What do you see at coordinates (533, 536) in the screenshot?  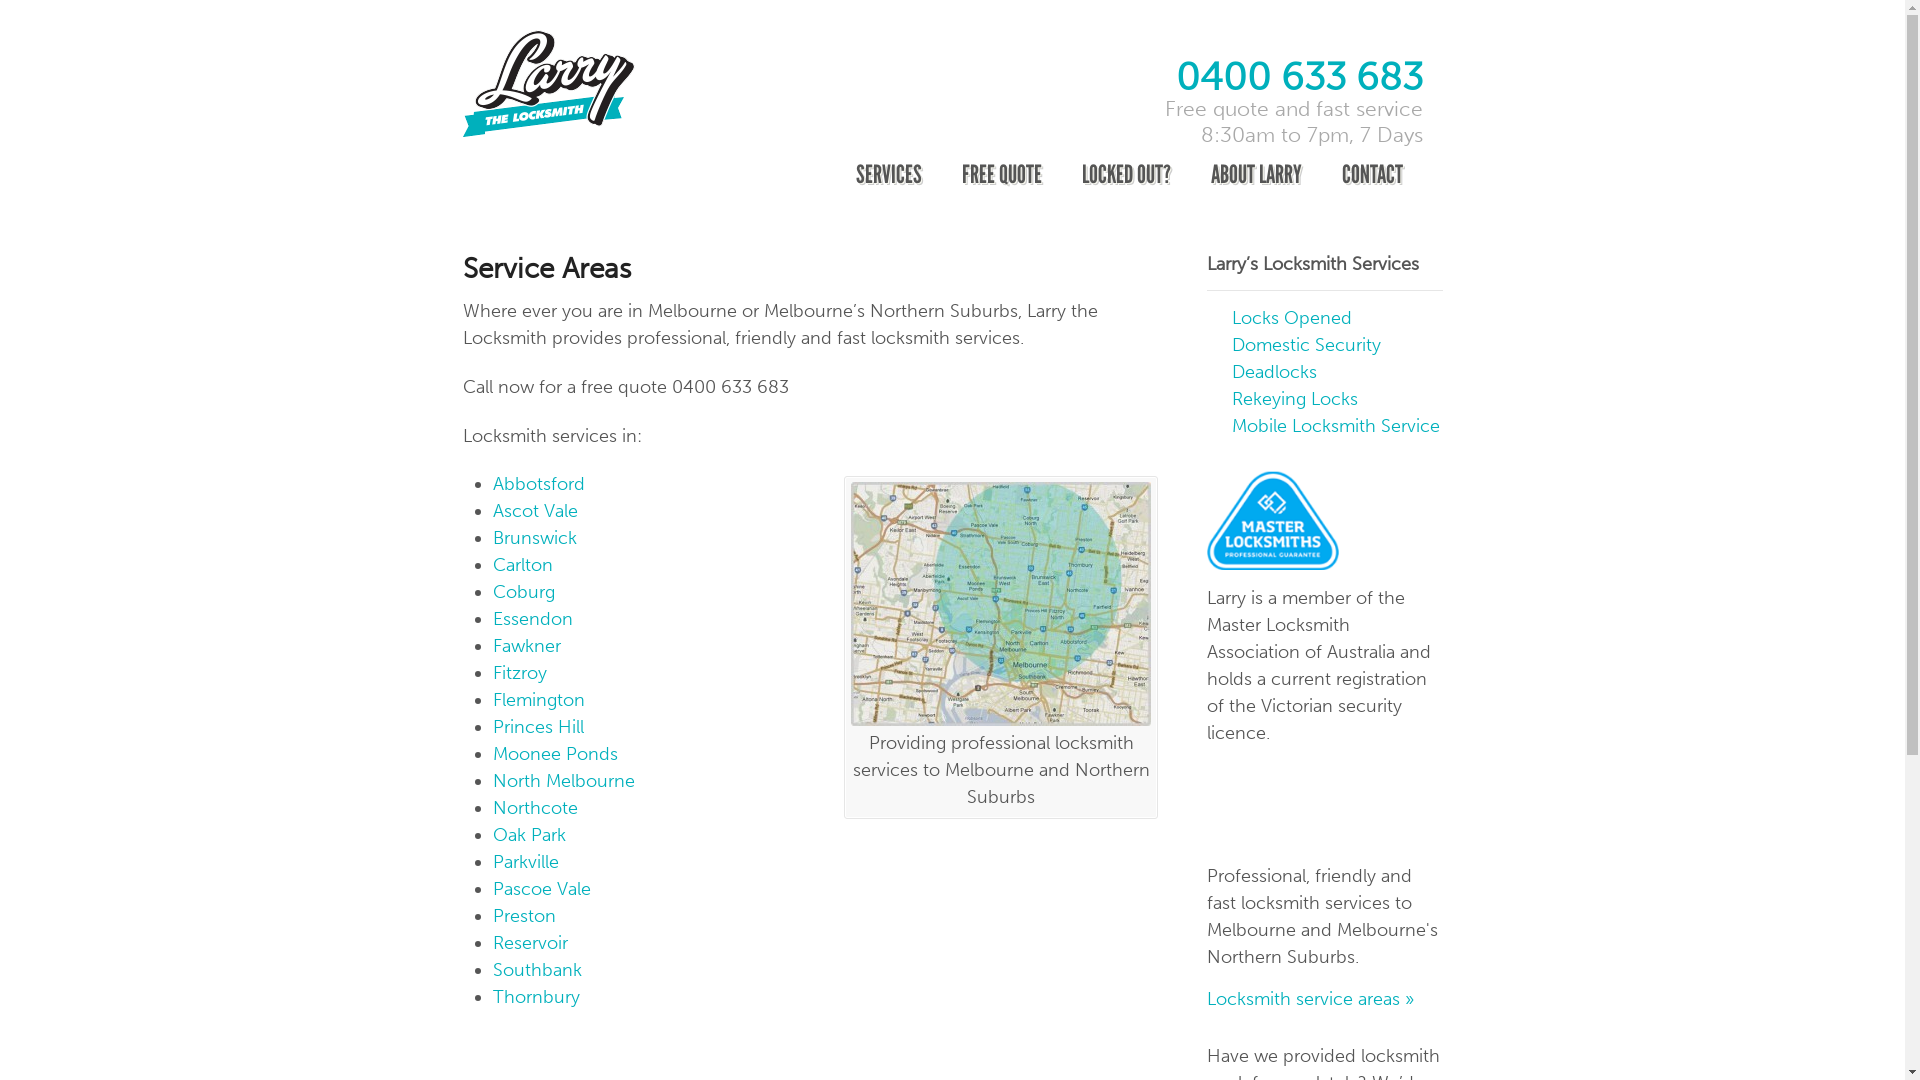 I see `'Brunswick'` at bounding box center [533, 536].